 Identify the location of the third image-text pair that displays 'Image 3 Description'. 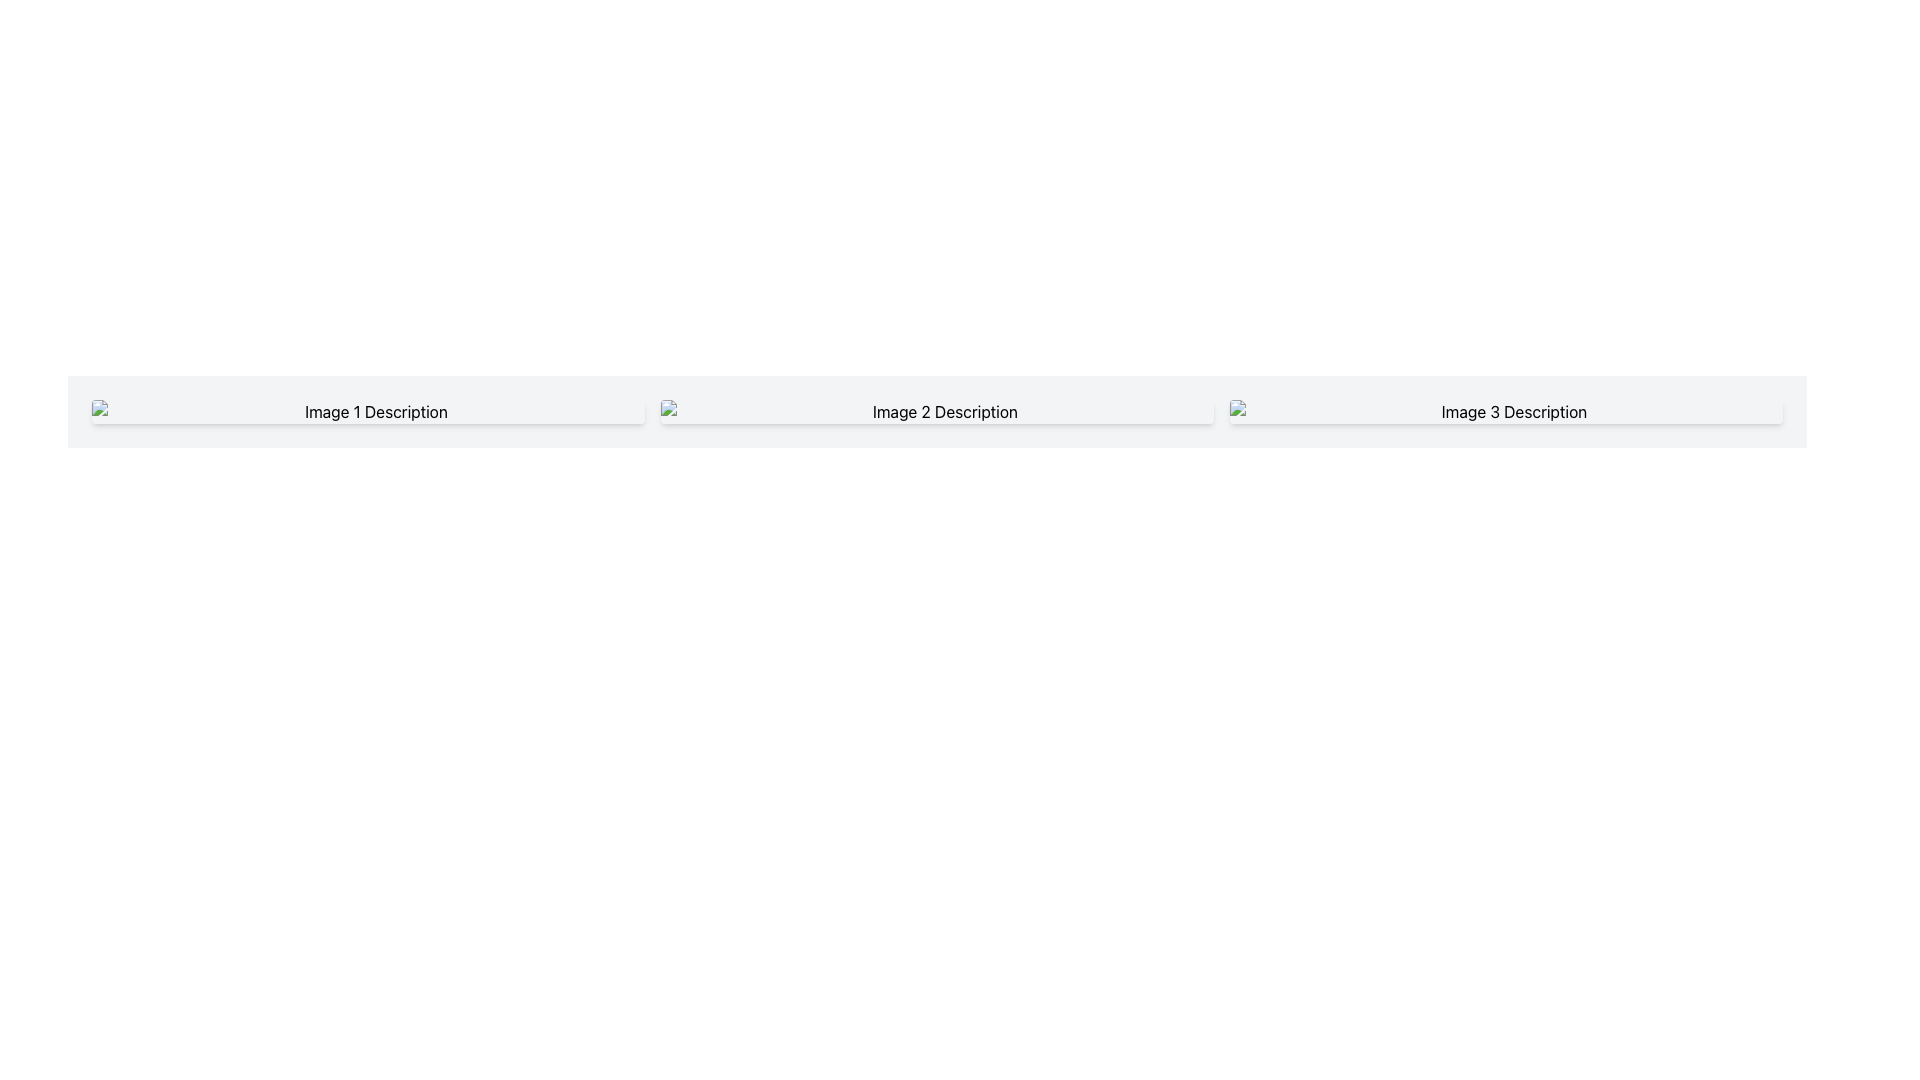
(1506, 411).